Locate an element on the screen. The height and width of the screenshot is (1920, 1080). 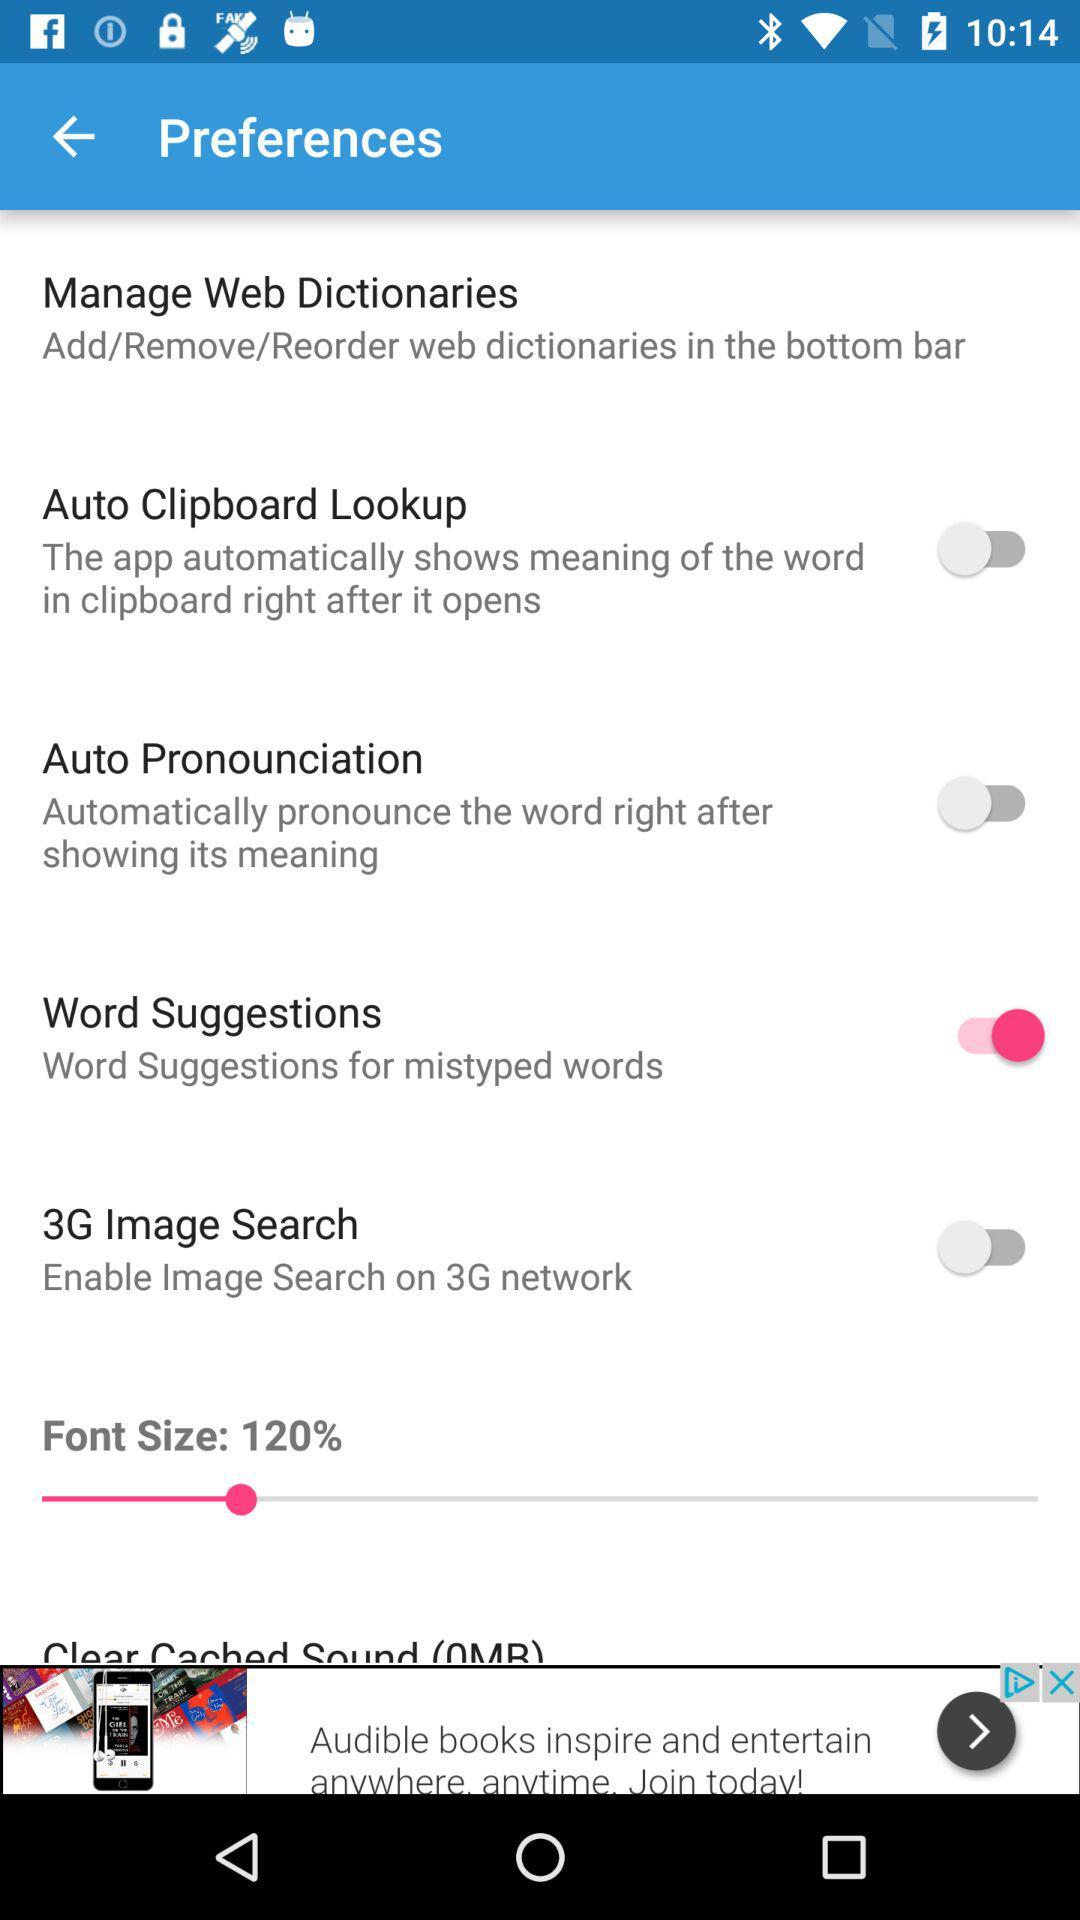
off is located at coordinates (991, 548).